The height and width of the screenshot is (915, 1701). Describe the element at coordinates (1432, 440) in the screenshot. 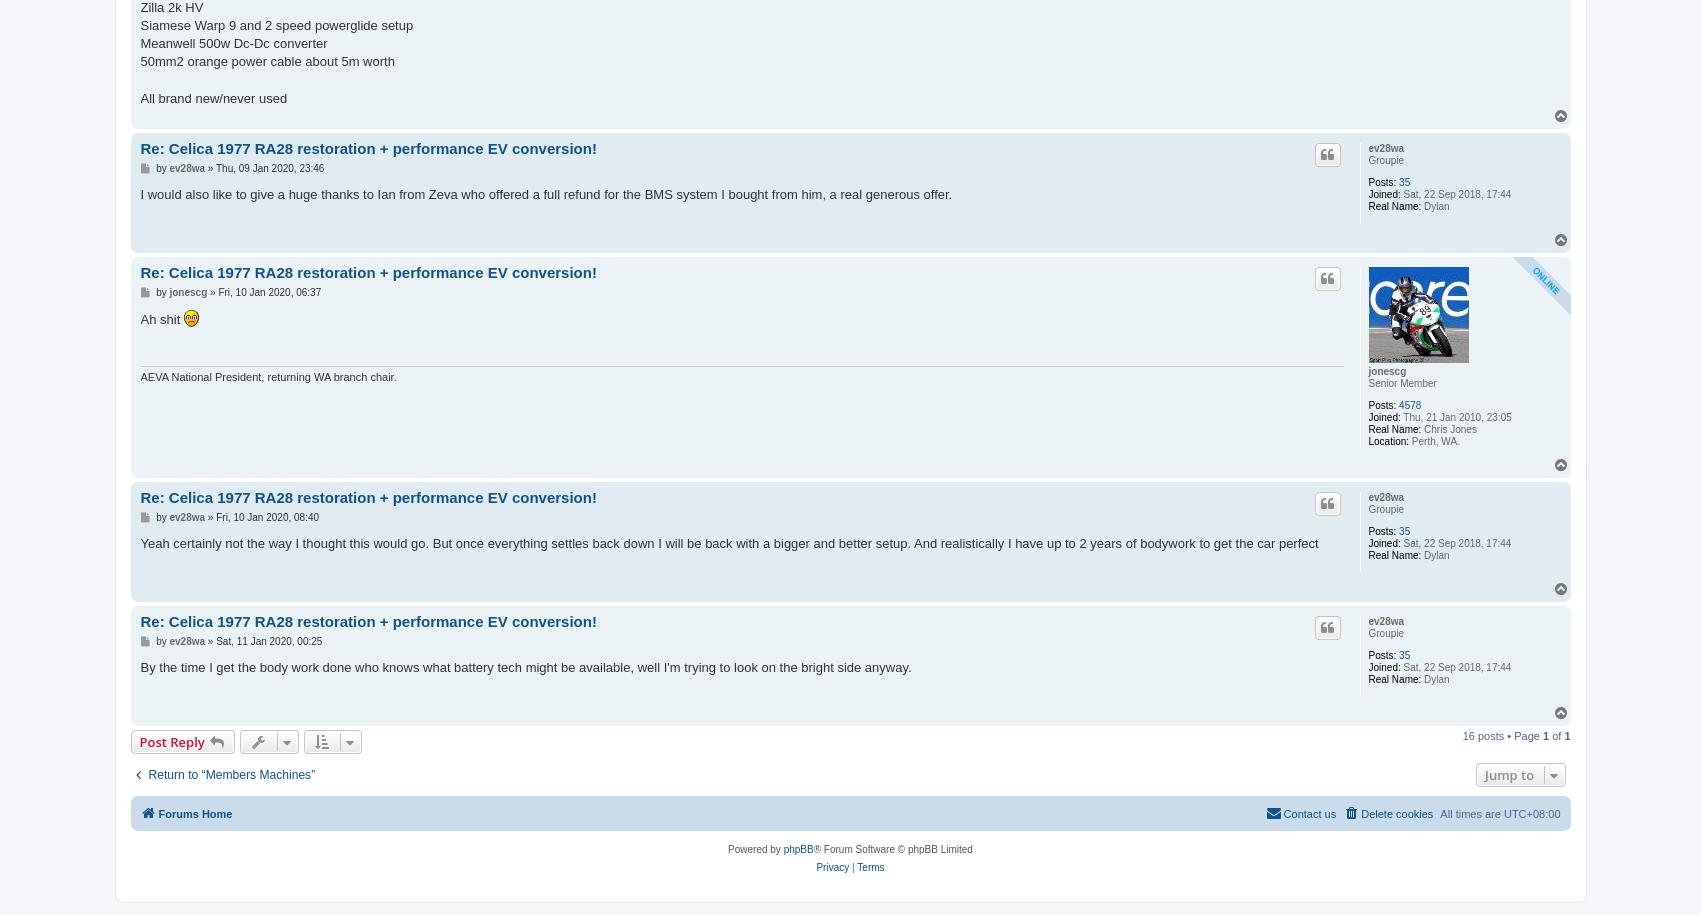

I see `'Perth, WA.'` at that location.